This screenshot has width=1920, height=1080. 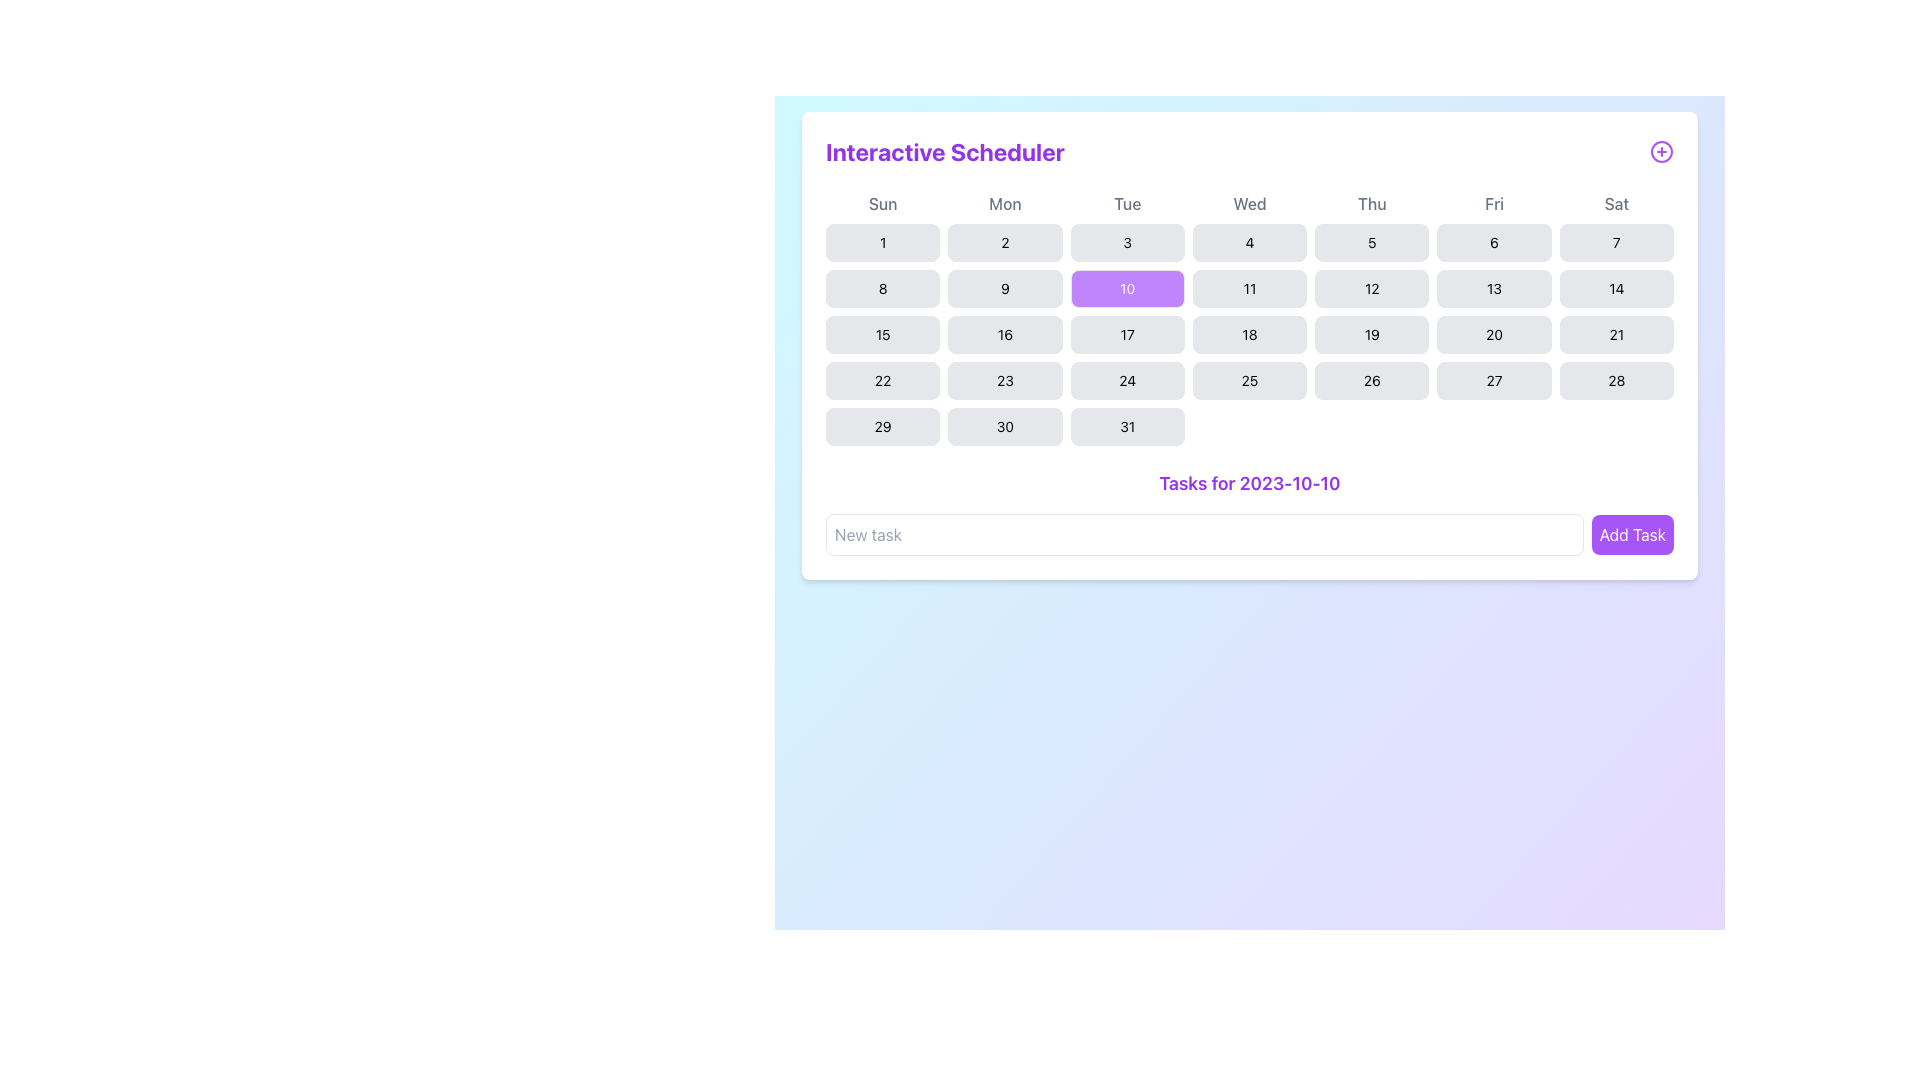 What do you see at coordinates (1248, 345) in the screenshot?
I see `a date in the Interactive Scheduler calendar` at bounding box center [1248, 345].